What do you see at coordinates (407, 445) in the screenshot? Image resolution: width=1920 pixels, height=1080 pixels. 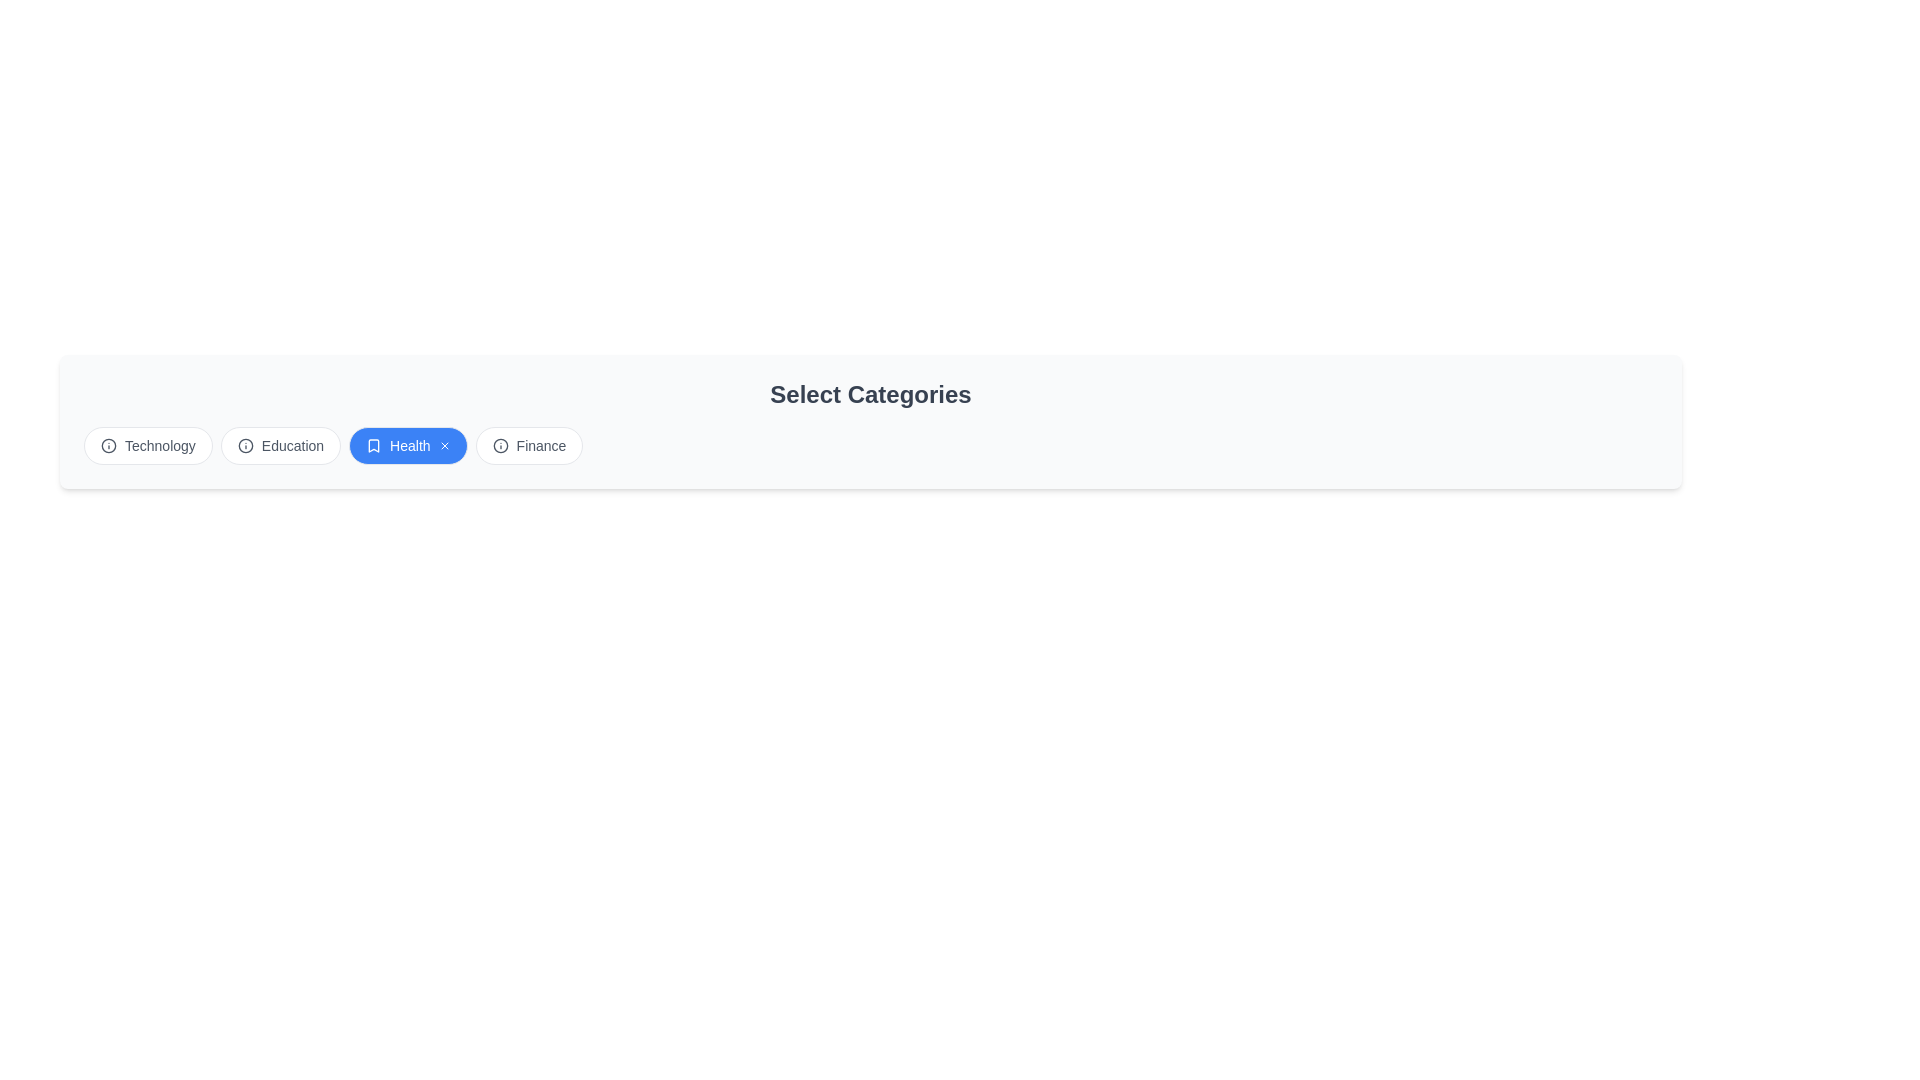 I see `the category Health by clicking on its chip` at bounding box center [407, 445].